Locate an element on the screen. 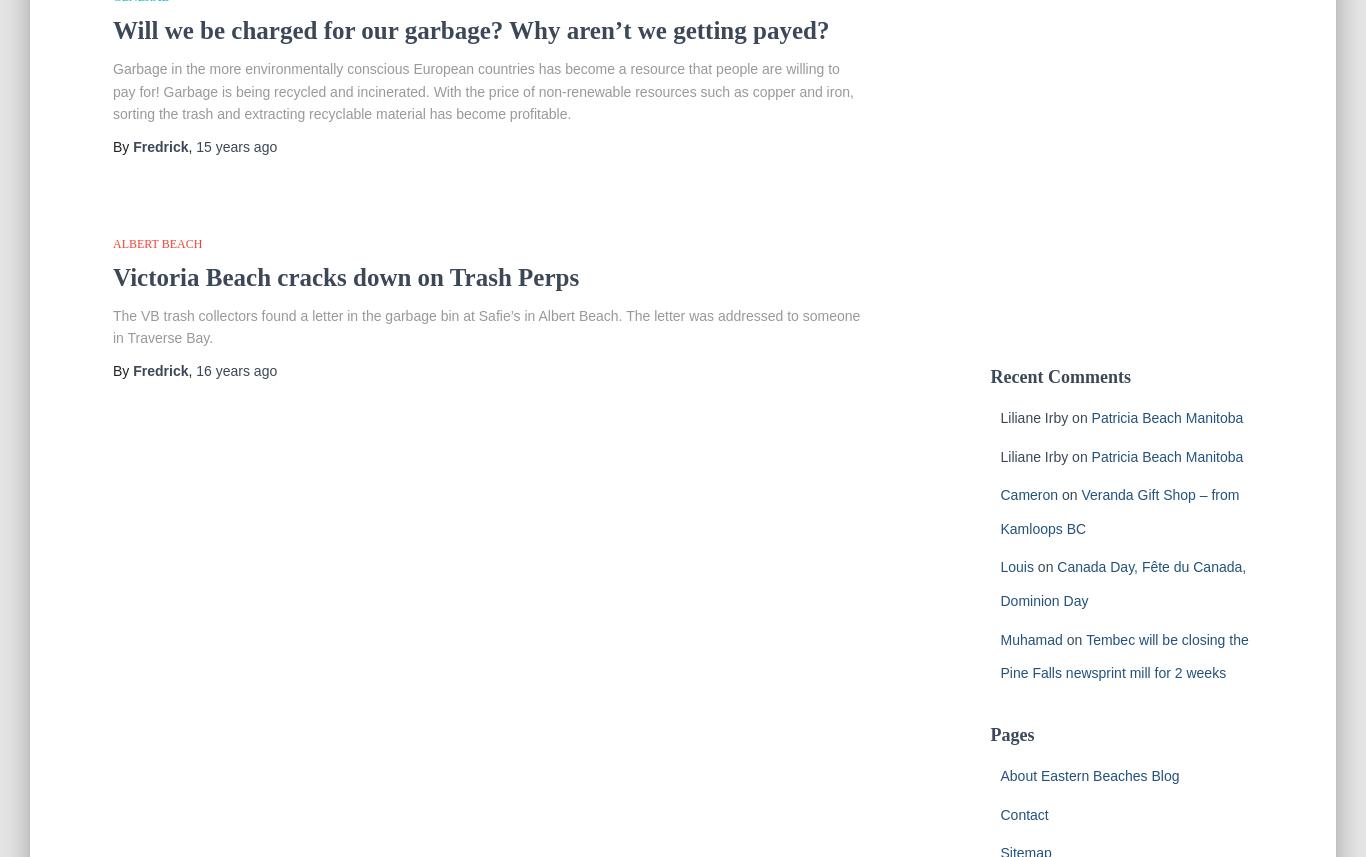 The width and height of the screenshot is (1366, 857). 'Cameron' is located at coordinates (1028, 495).